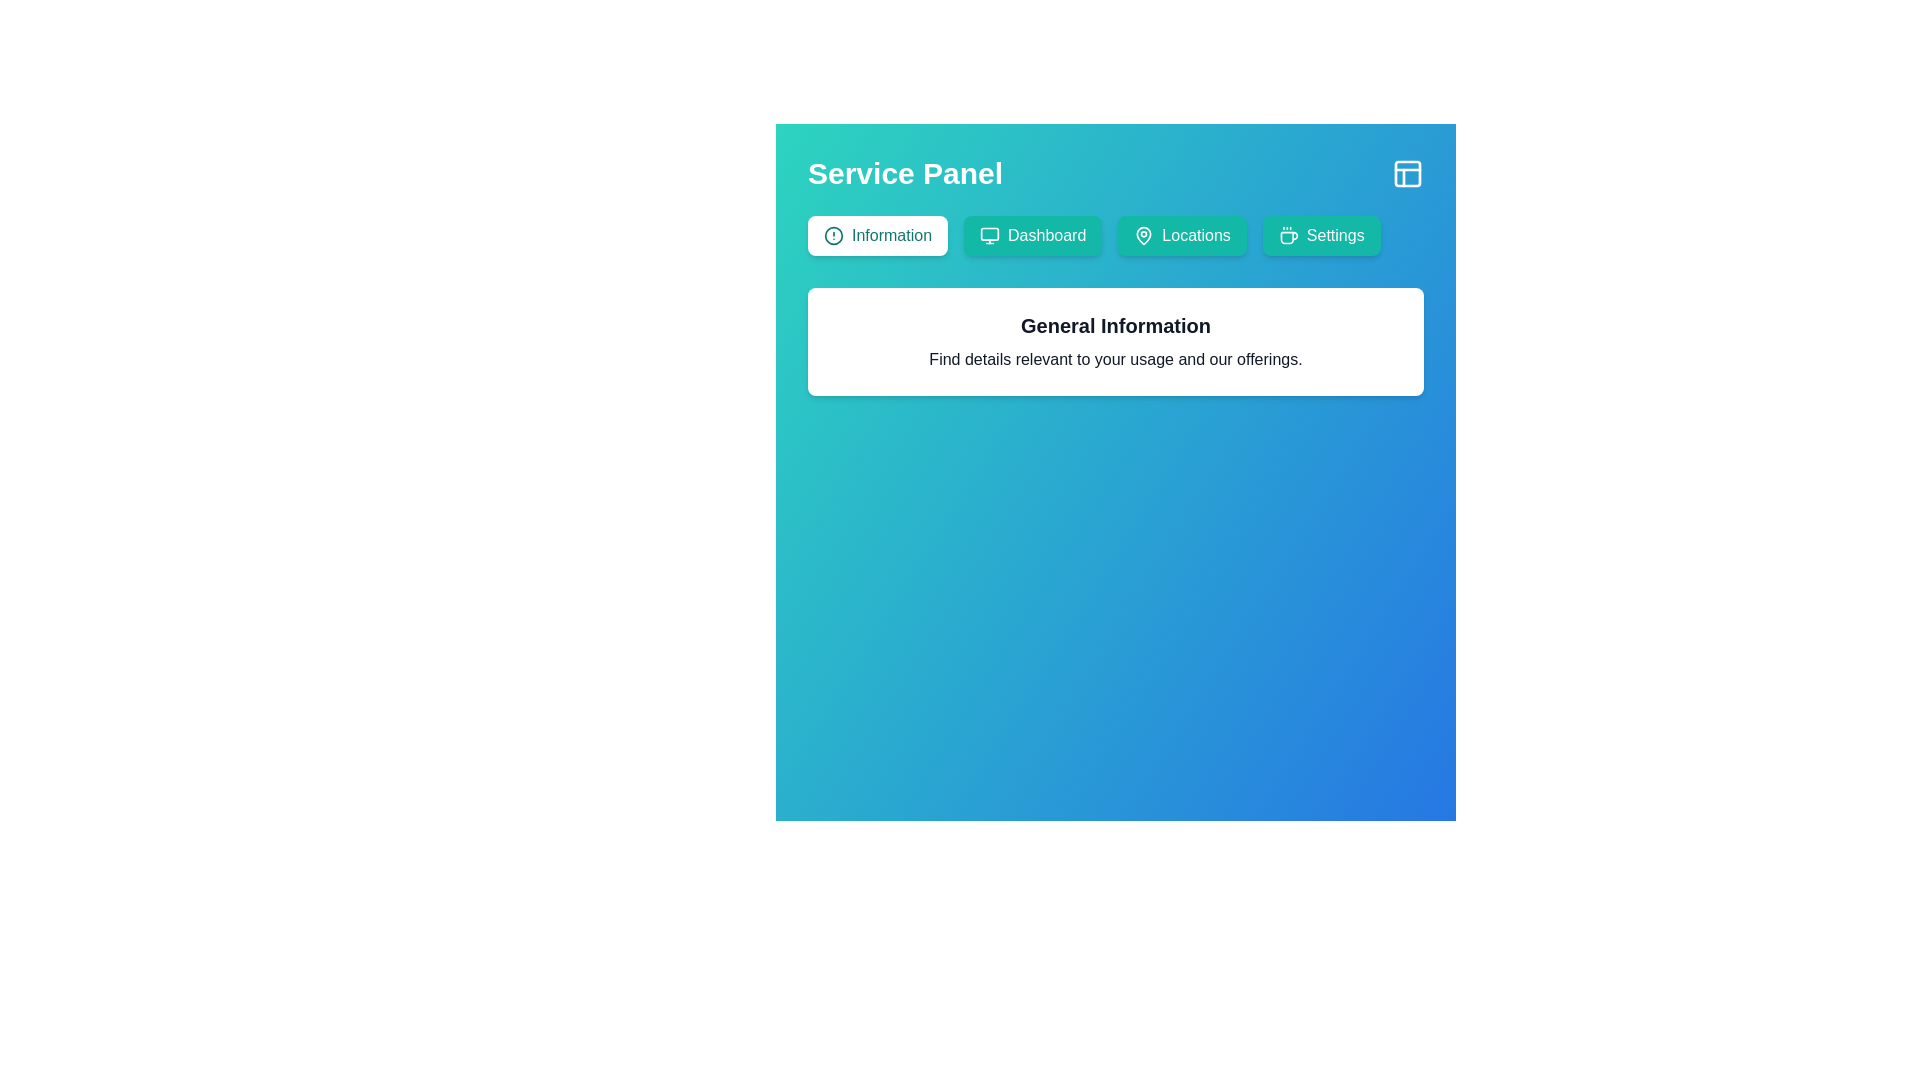 This screenshot has width=1920, height=1080. I want to click on the teal-green stroke circular icon resembling a warning or alert, located on the leftmost part of the 'Information' button at the top left of the interface, so click(834, 234).